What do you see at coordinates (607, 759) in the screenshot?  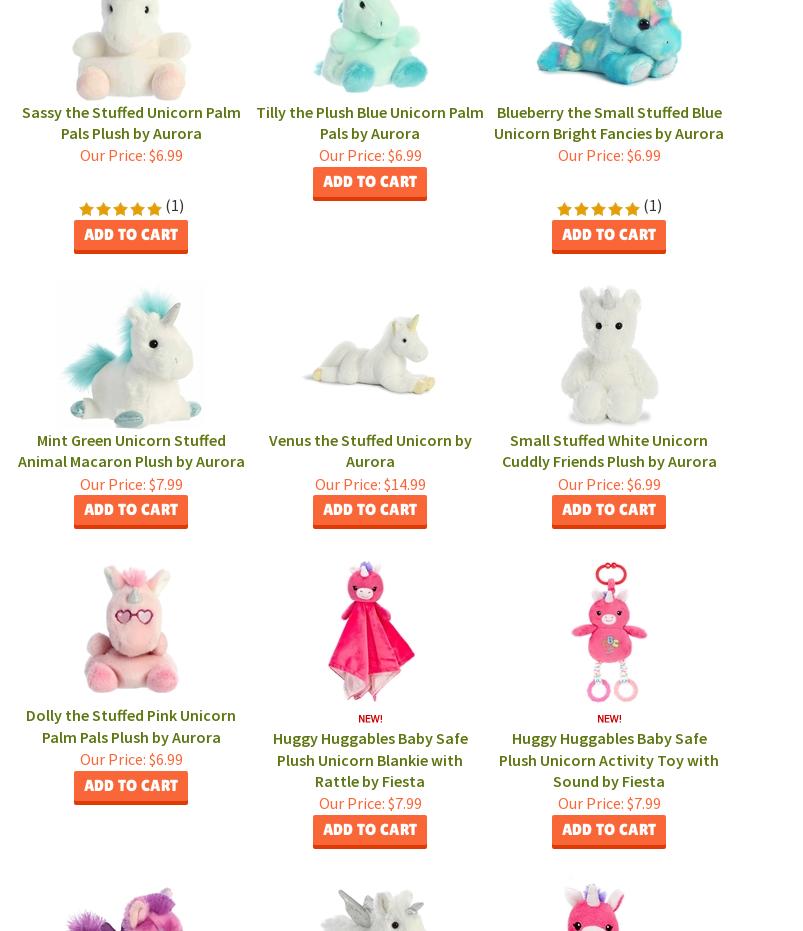 I see `'Huggy Huggables Baby Safe Plush Unicorn Activity Toy with Sound by Fiesta'` at bounding box center [607, 759].